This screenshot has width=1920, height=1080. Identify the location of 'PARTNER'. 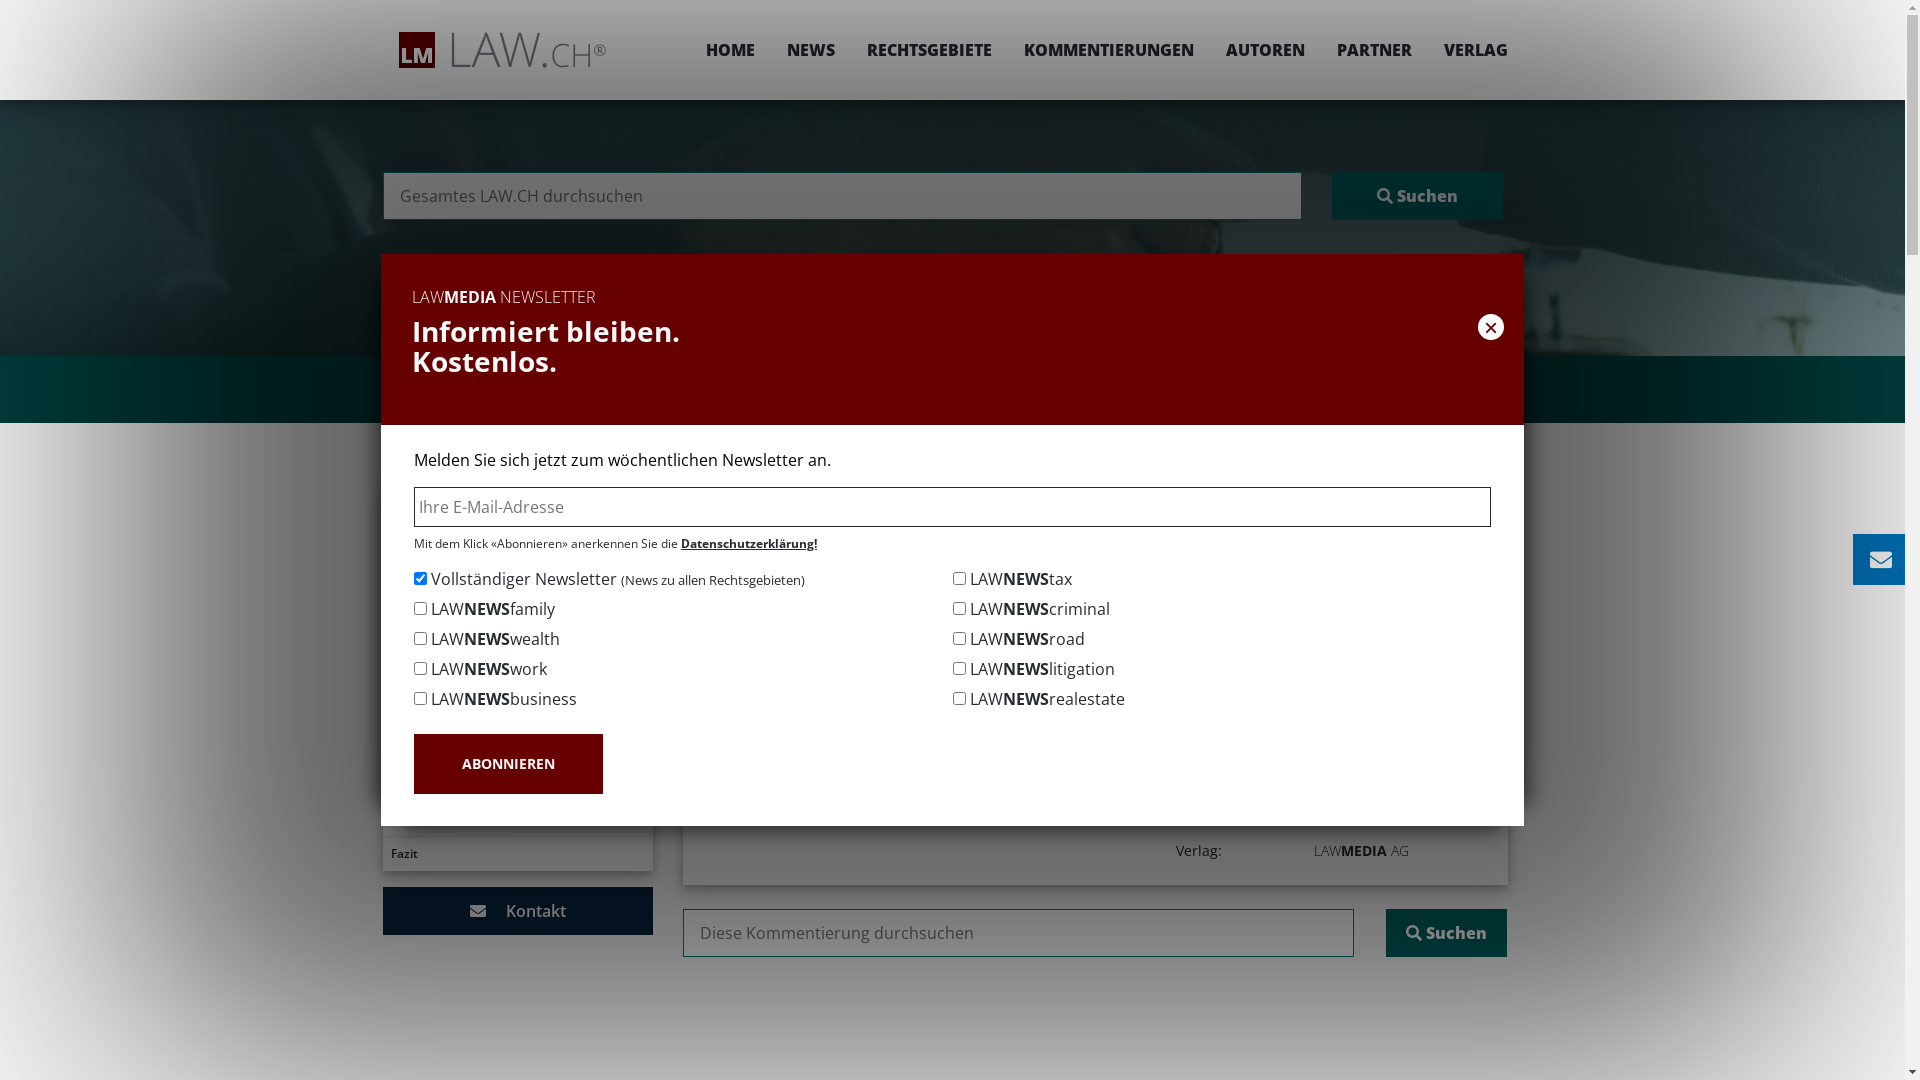
(1320, 49).